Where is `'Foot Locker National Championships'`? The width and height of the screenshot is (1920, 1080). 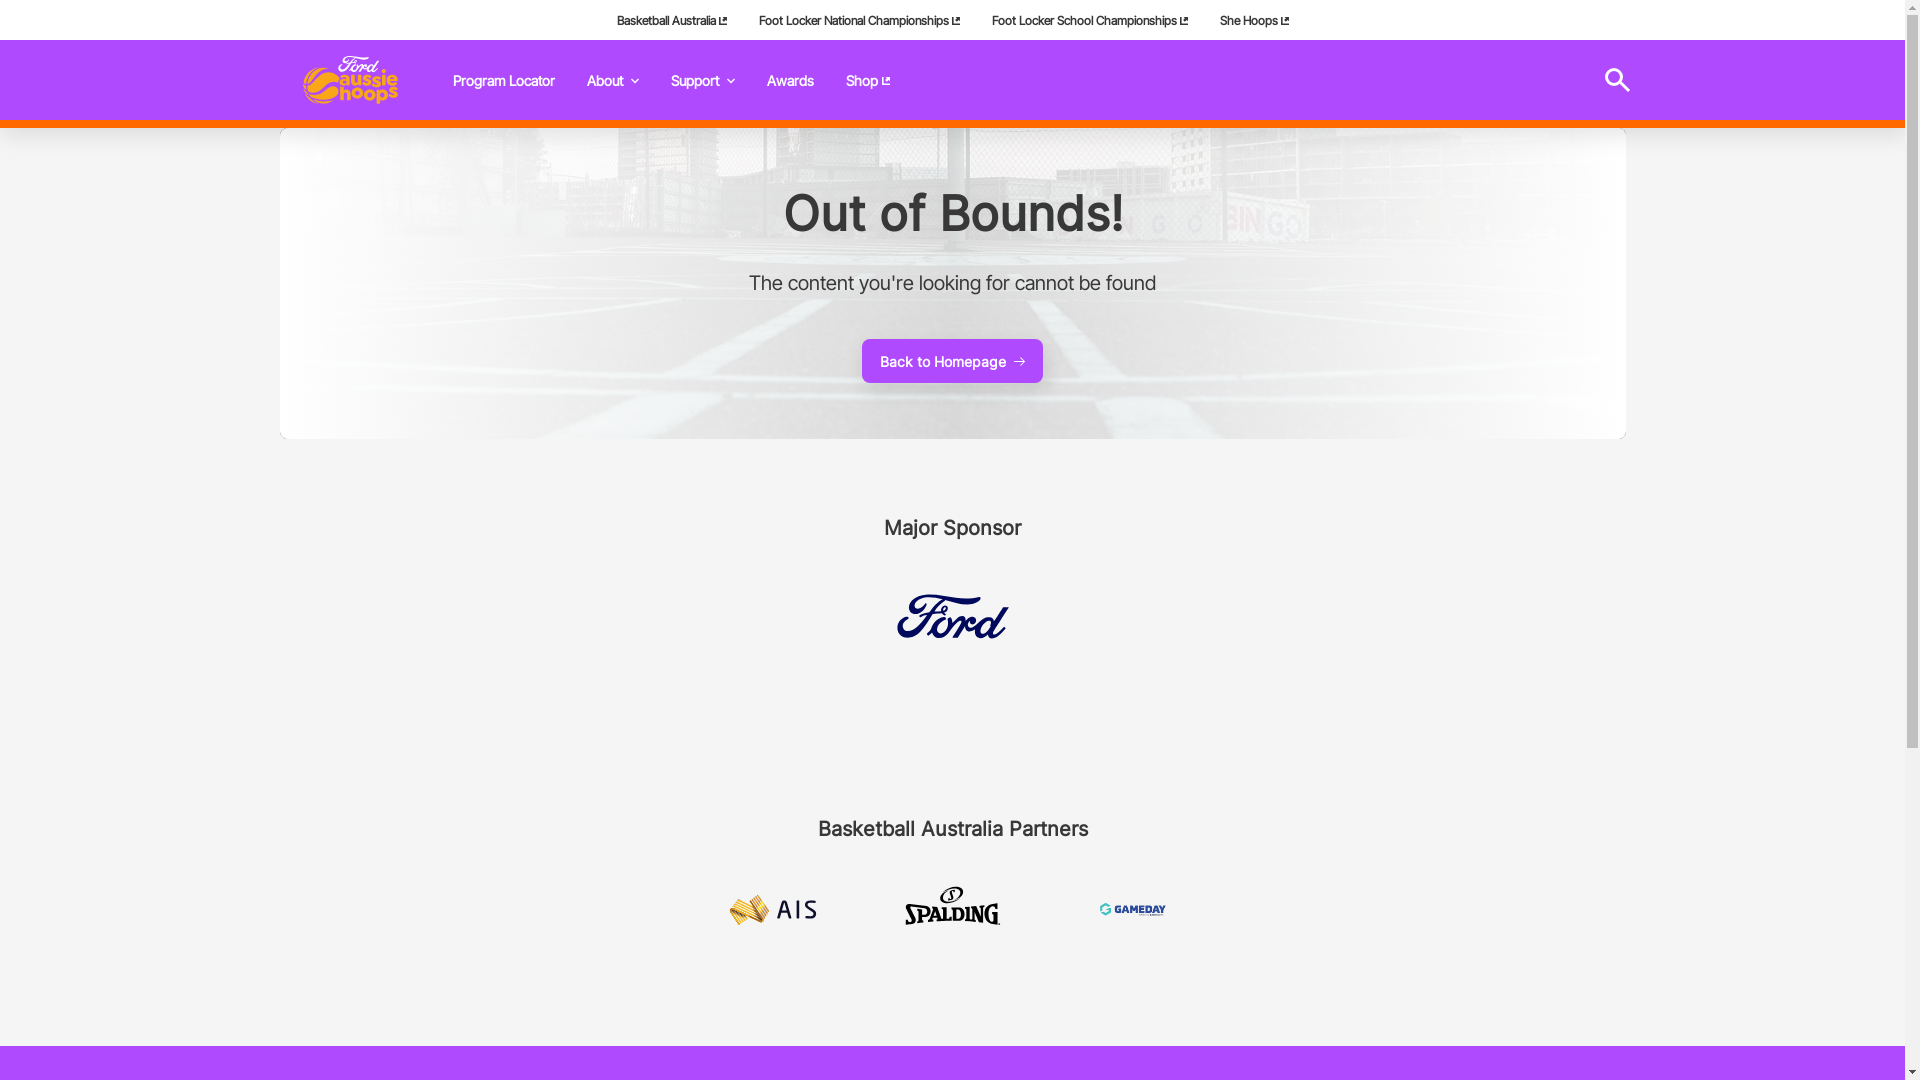
'Foot Locker National Championships' is located at coordinates (741, 19).